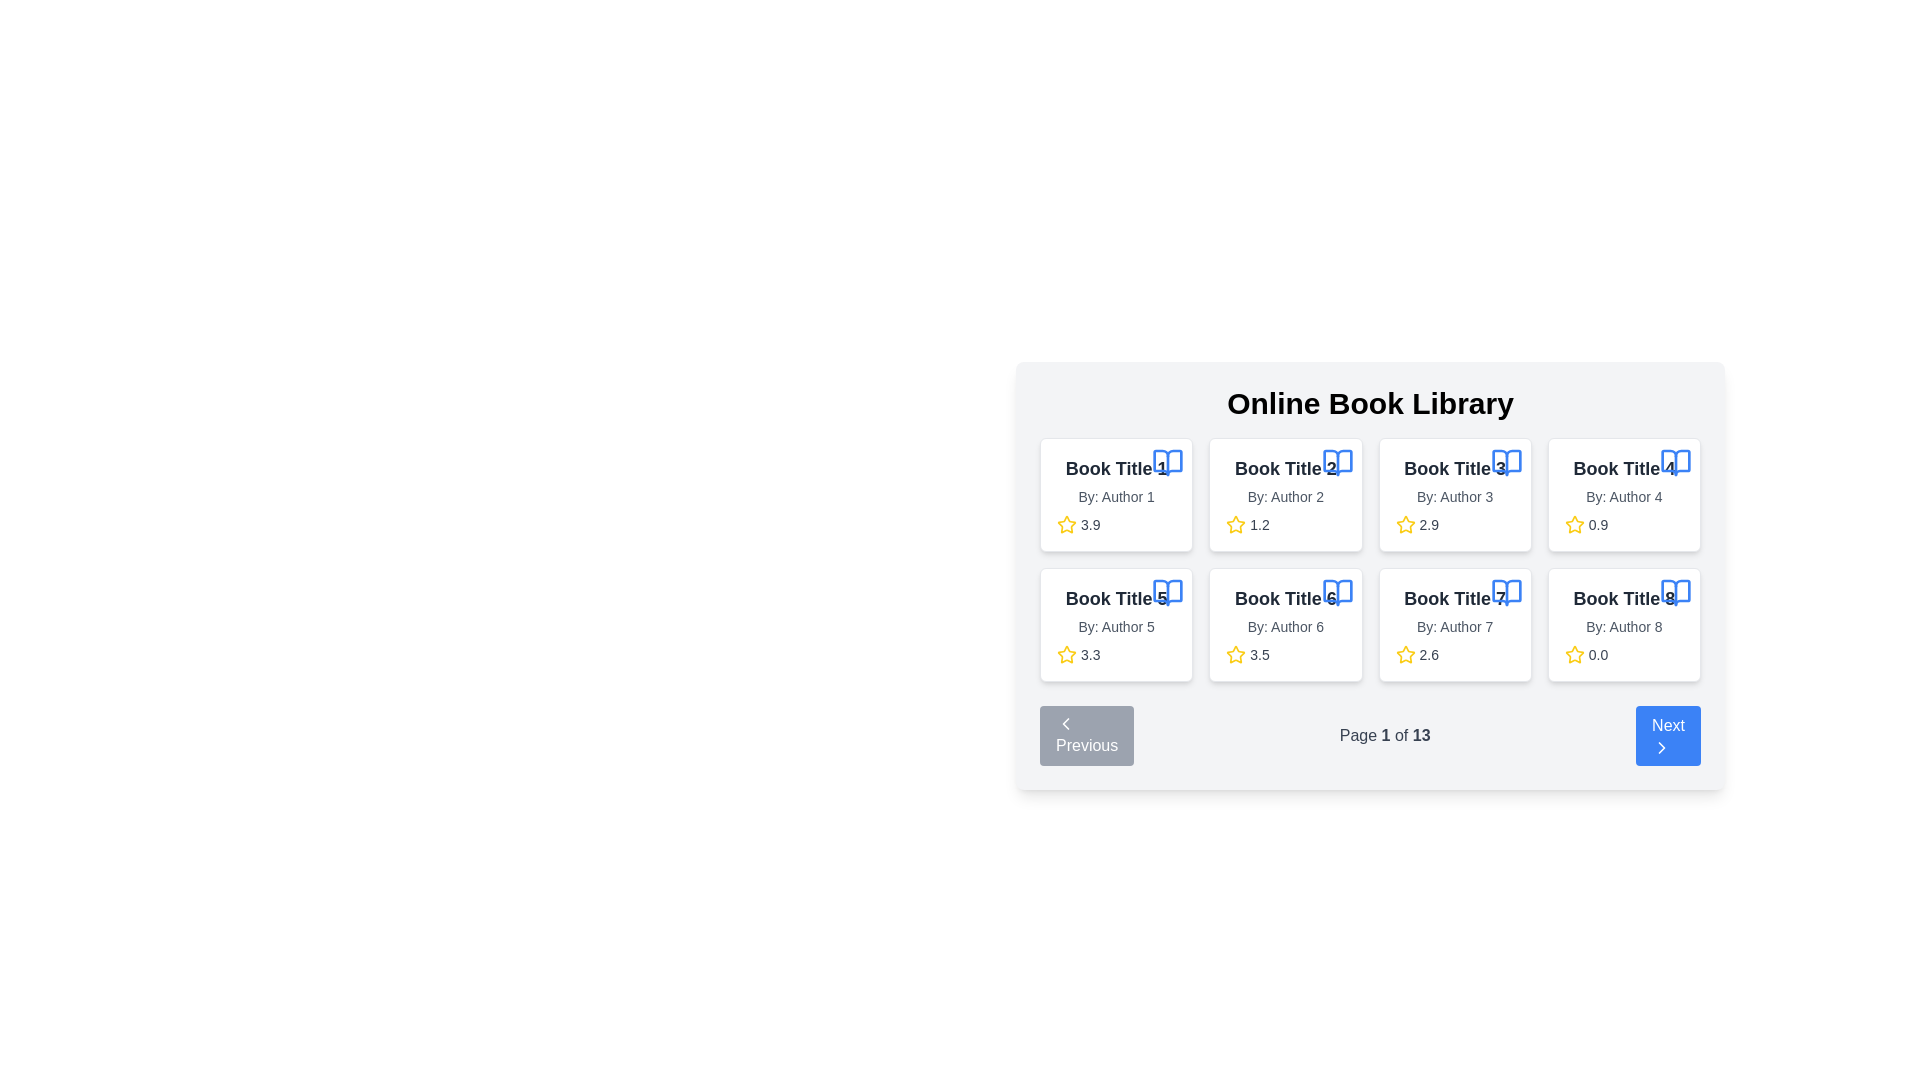  I want to click on text content of the label that displays the current page number and total pages, located between the 'Previous' and 'Next' buttons at the bottom center of the interface, so click(1384, 736).